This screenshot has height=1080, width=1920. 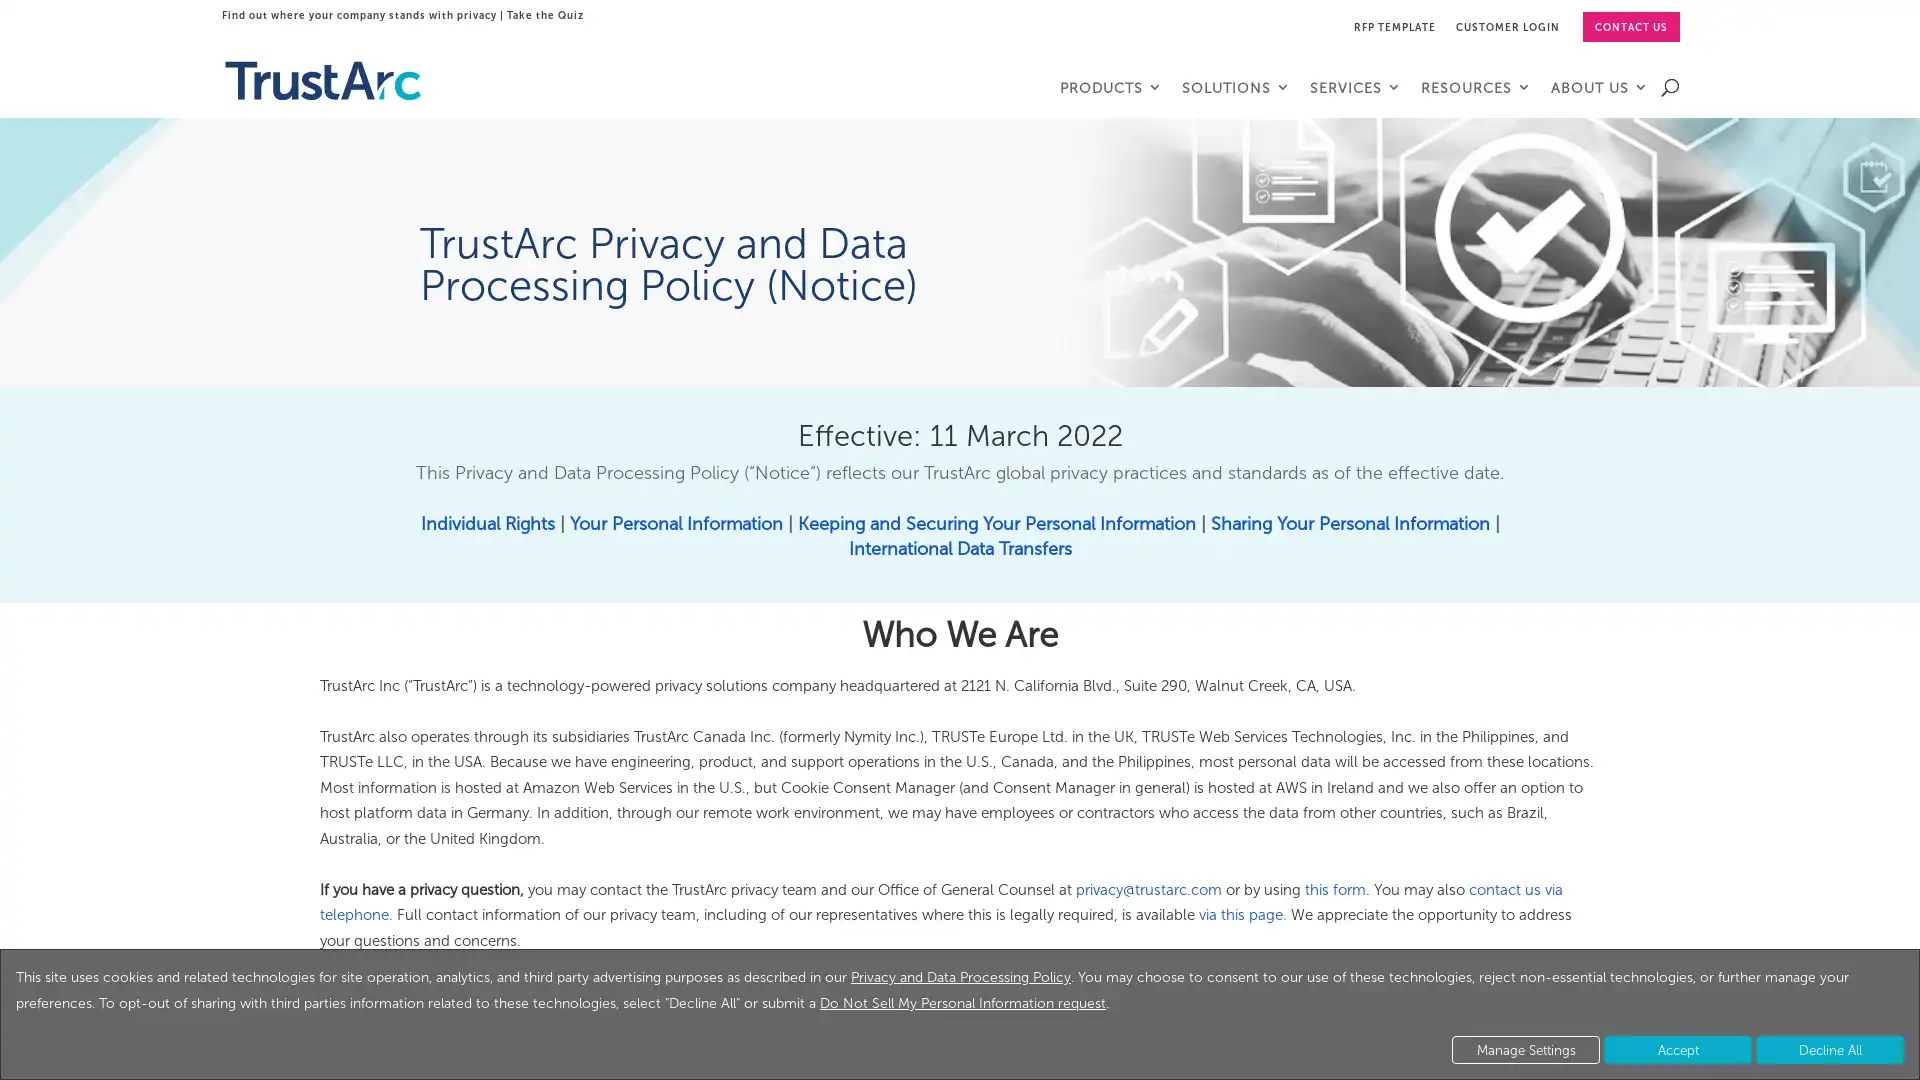 I want to click on Decline All, so click(x=1829, y=1048).